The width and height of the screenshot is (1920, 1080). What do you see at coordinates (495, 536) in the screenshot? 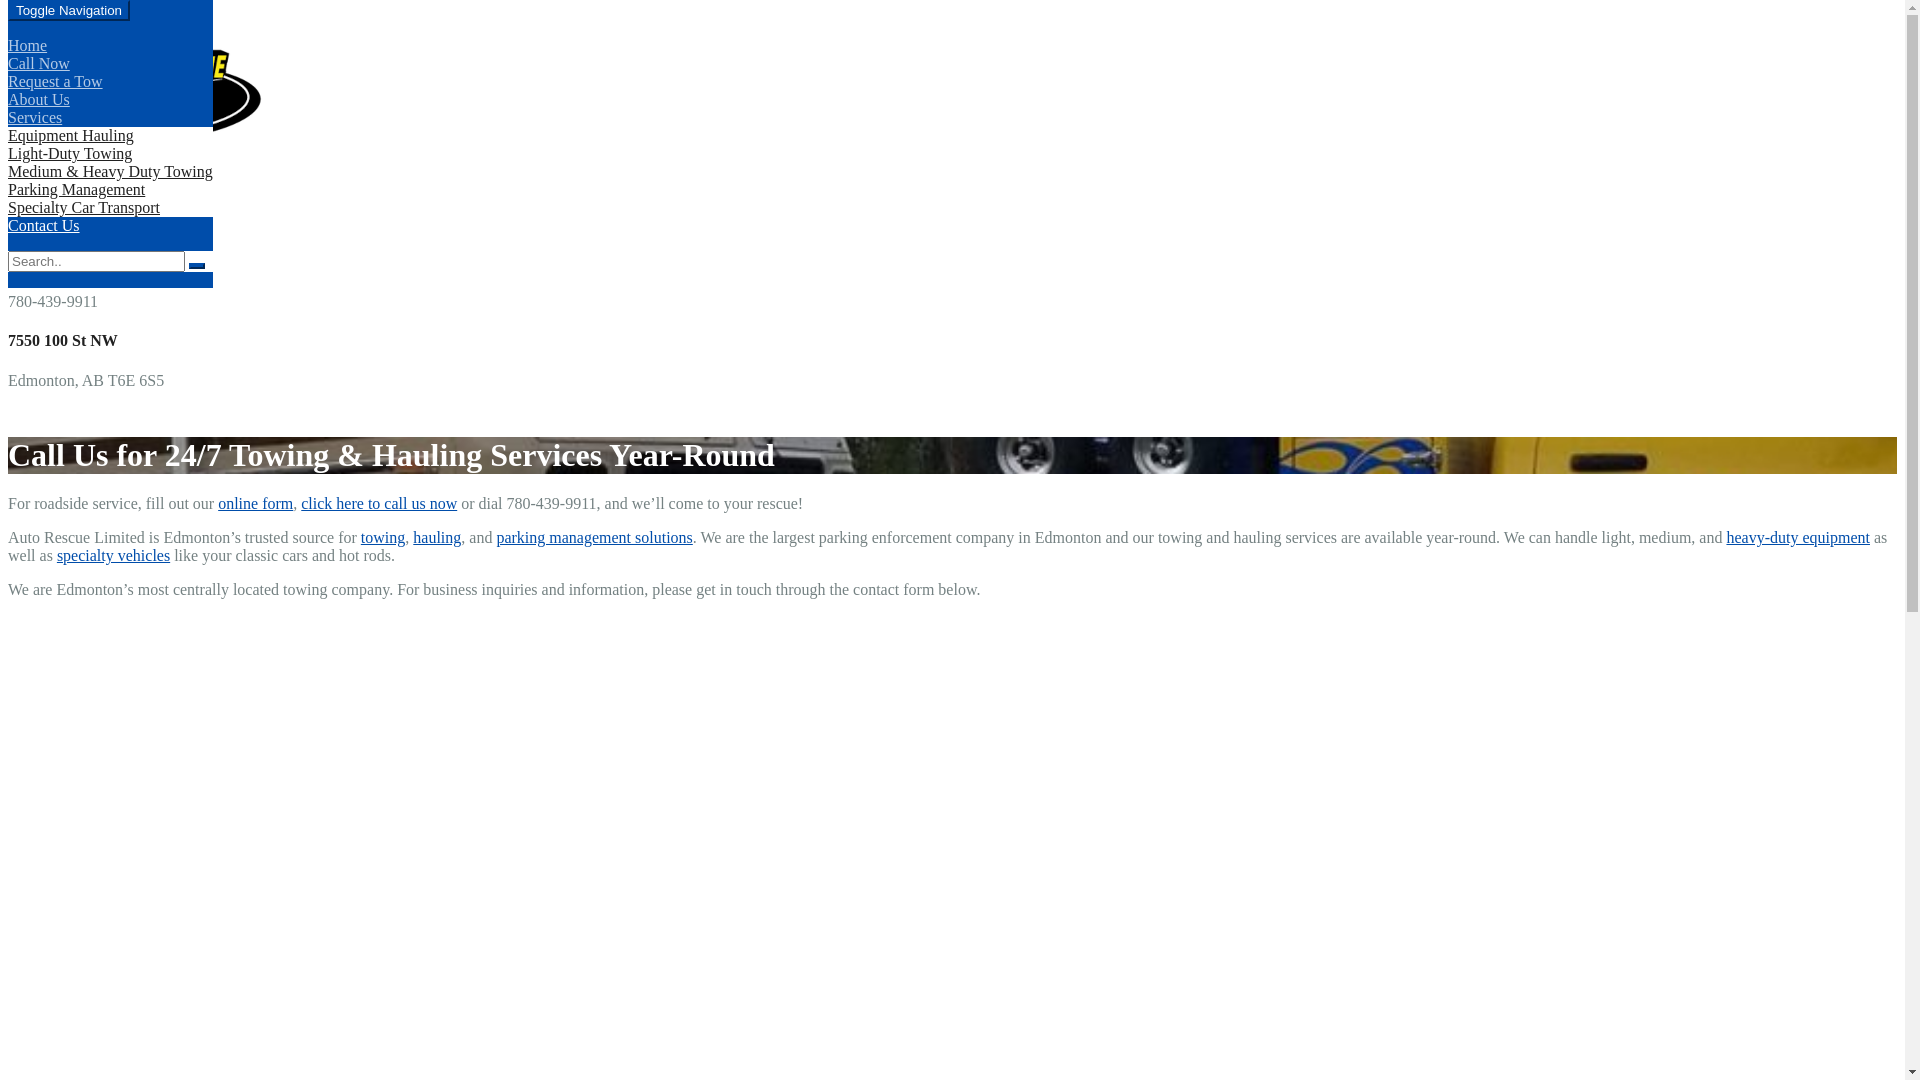
I see `'parking management solutions'` at bounding box center [495, 536].